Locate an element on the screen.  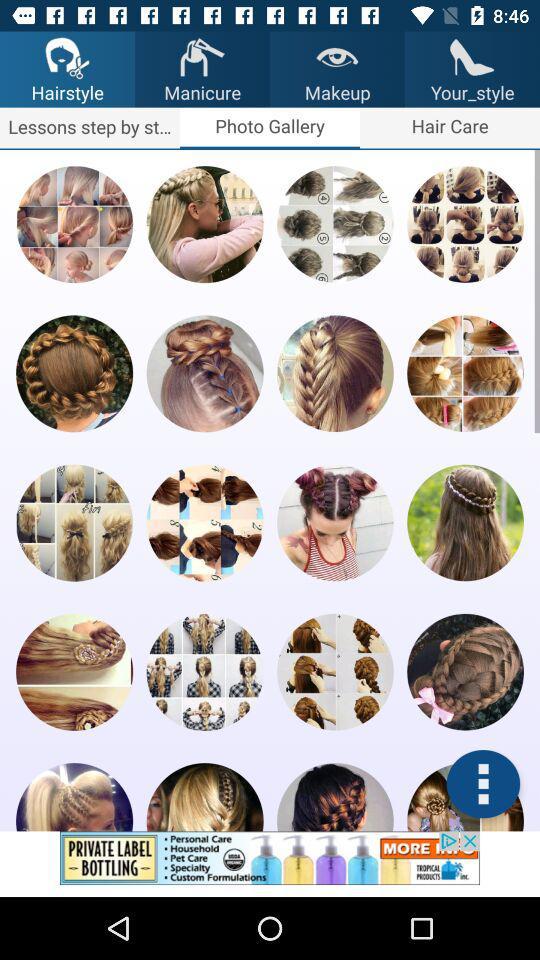
photo editing app is located at coordinates (73, 797).